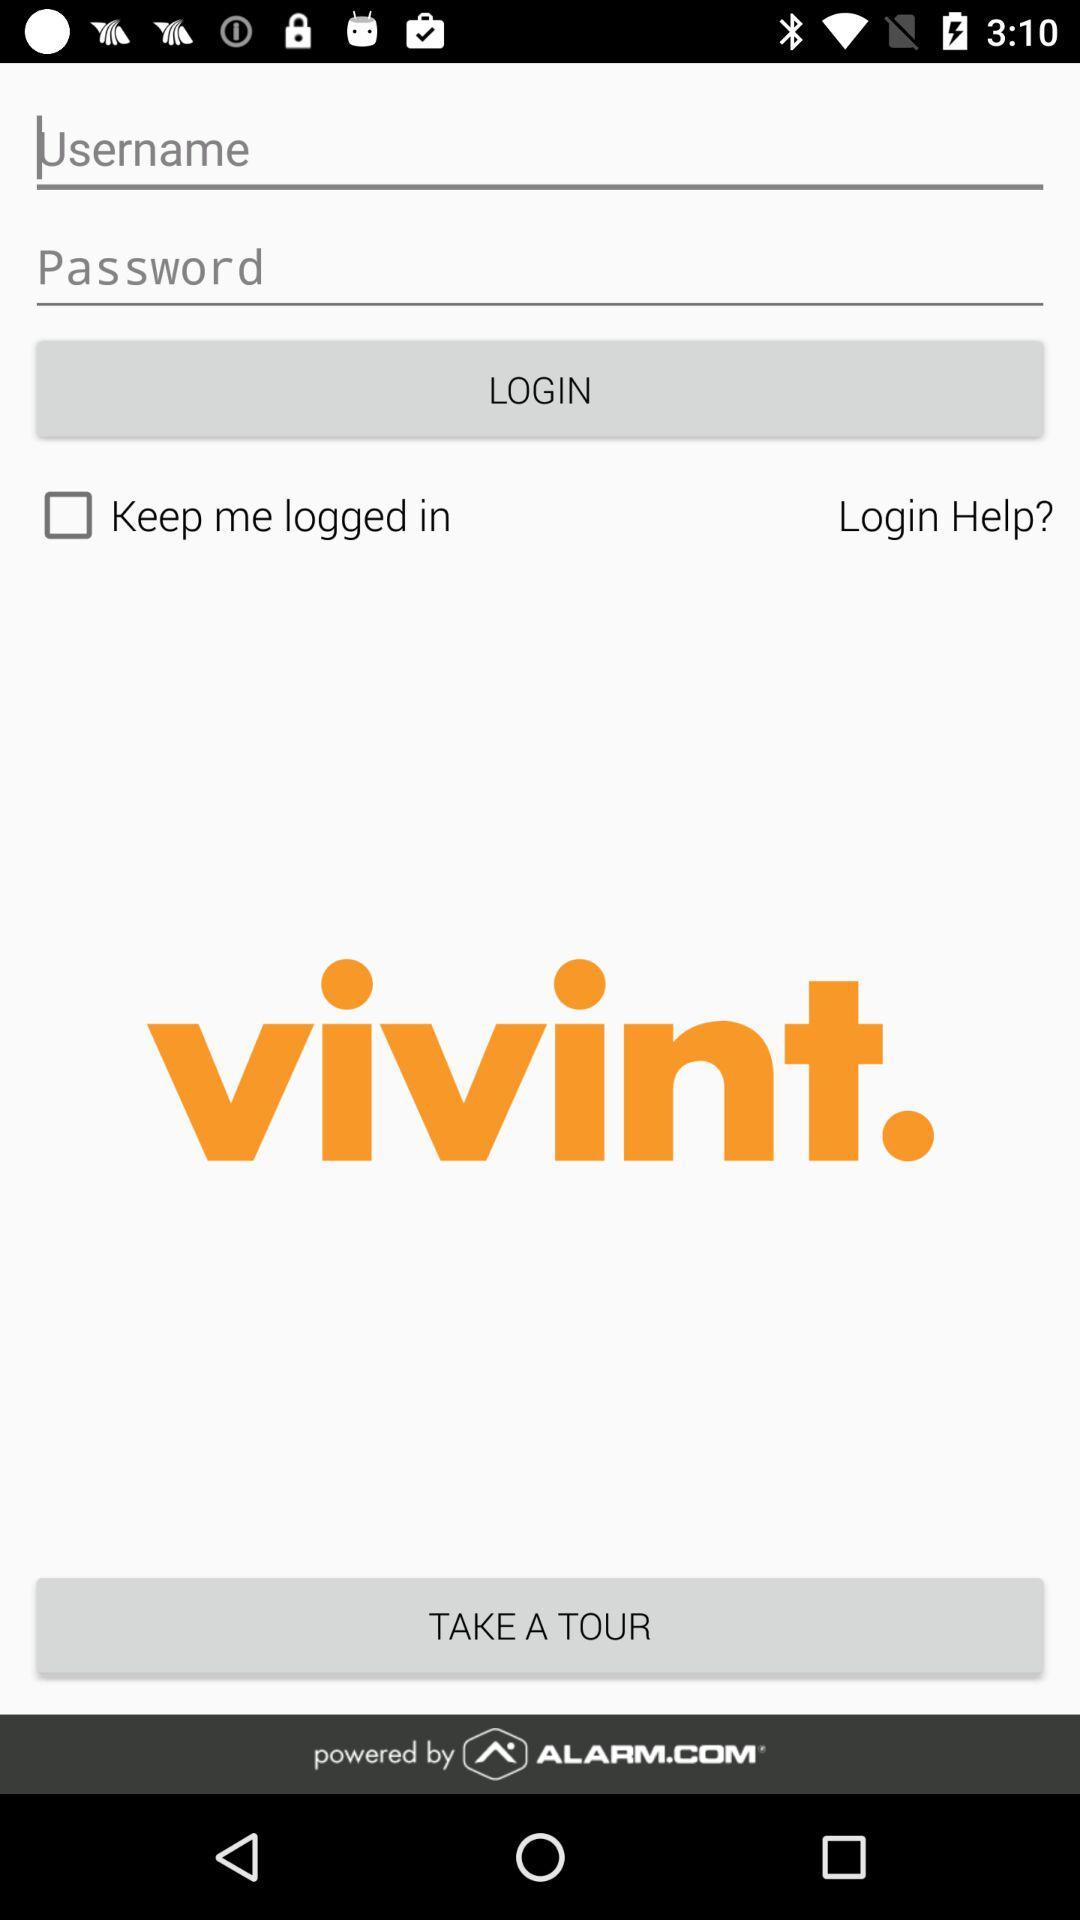 The height and width of the screenshot is (1920, 1080). I want to click on the keep me logged, so click(431, 515).